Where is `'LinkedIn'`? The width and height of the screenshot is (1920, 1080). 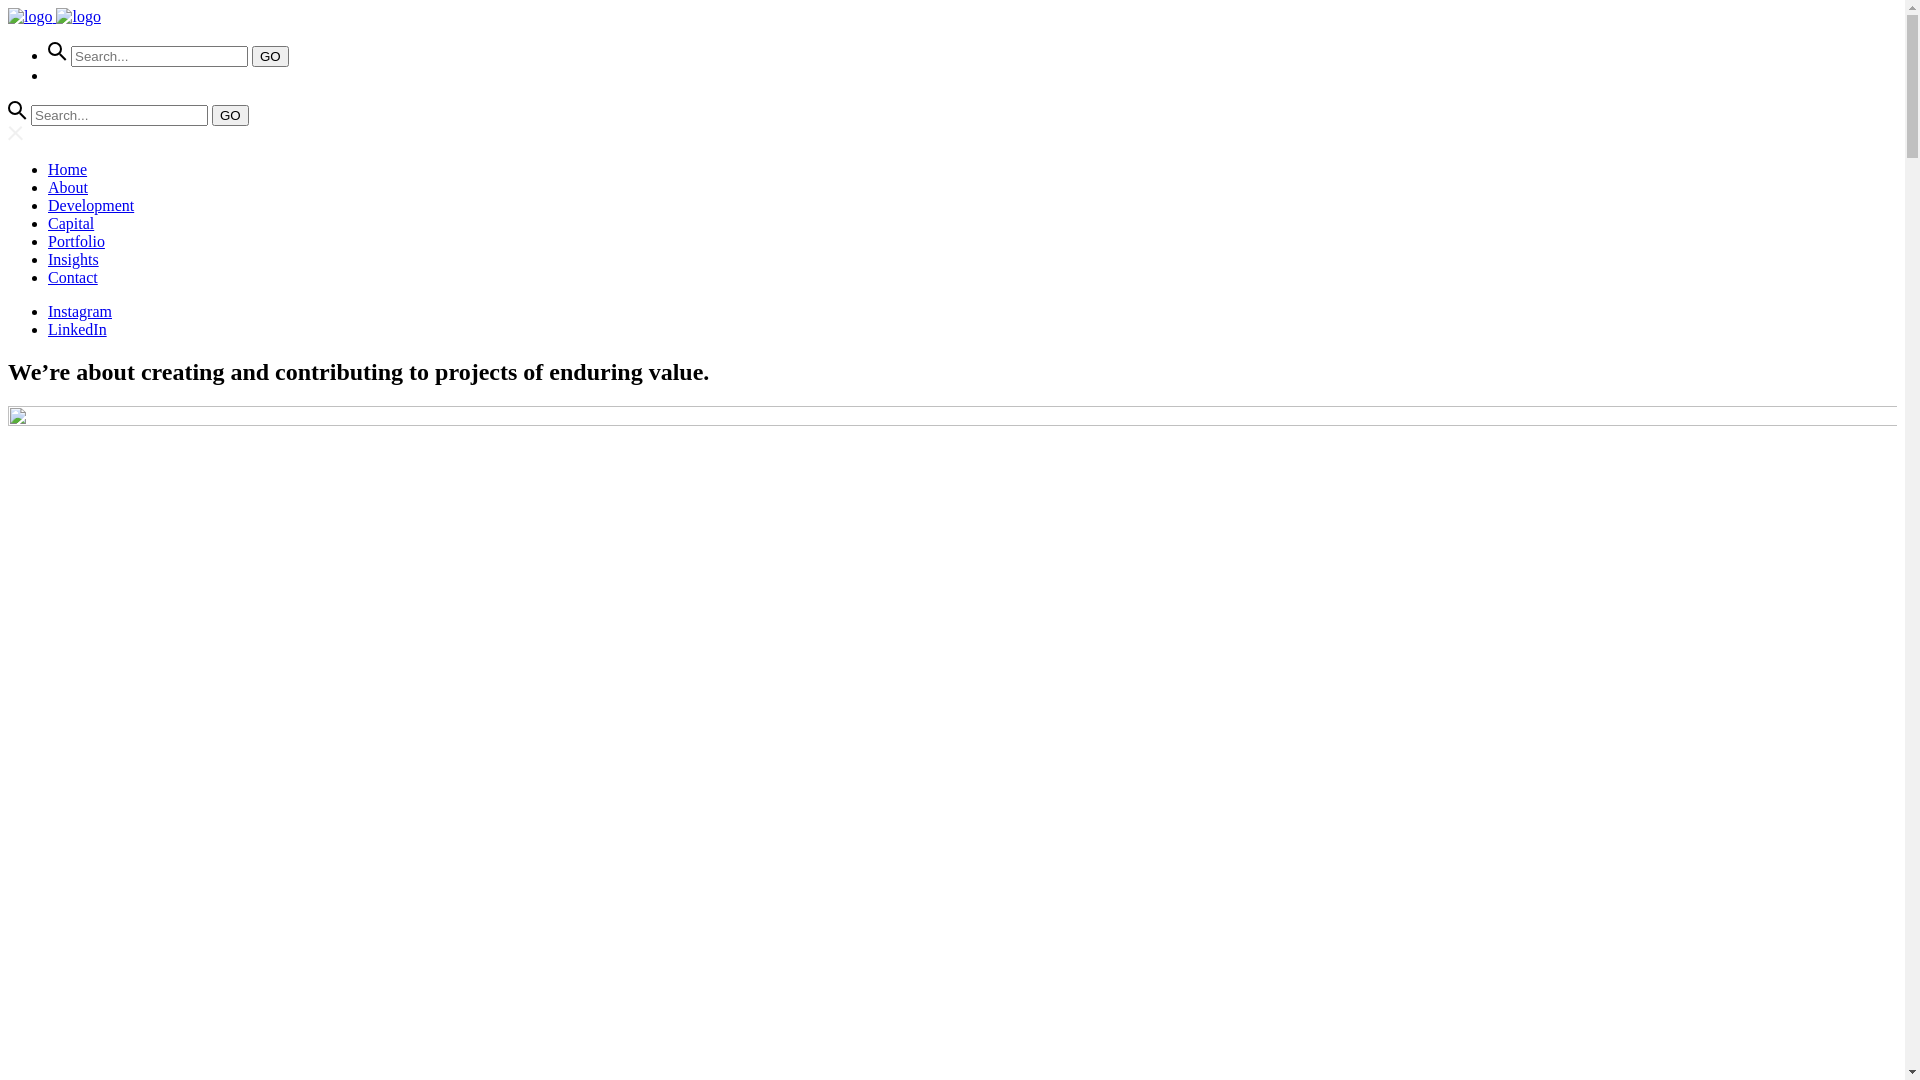 'LinkedIn' is located at coordinates (48, 328).